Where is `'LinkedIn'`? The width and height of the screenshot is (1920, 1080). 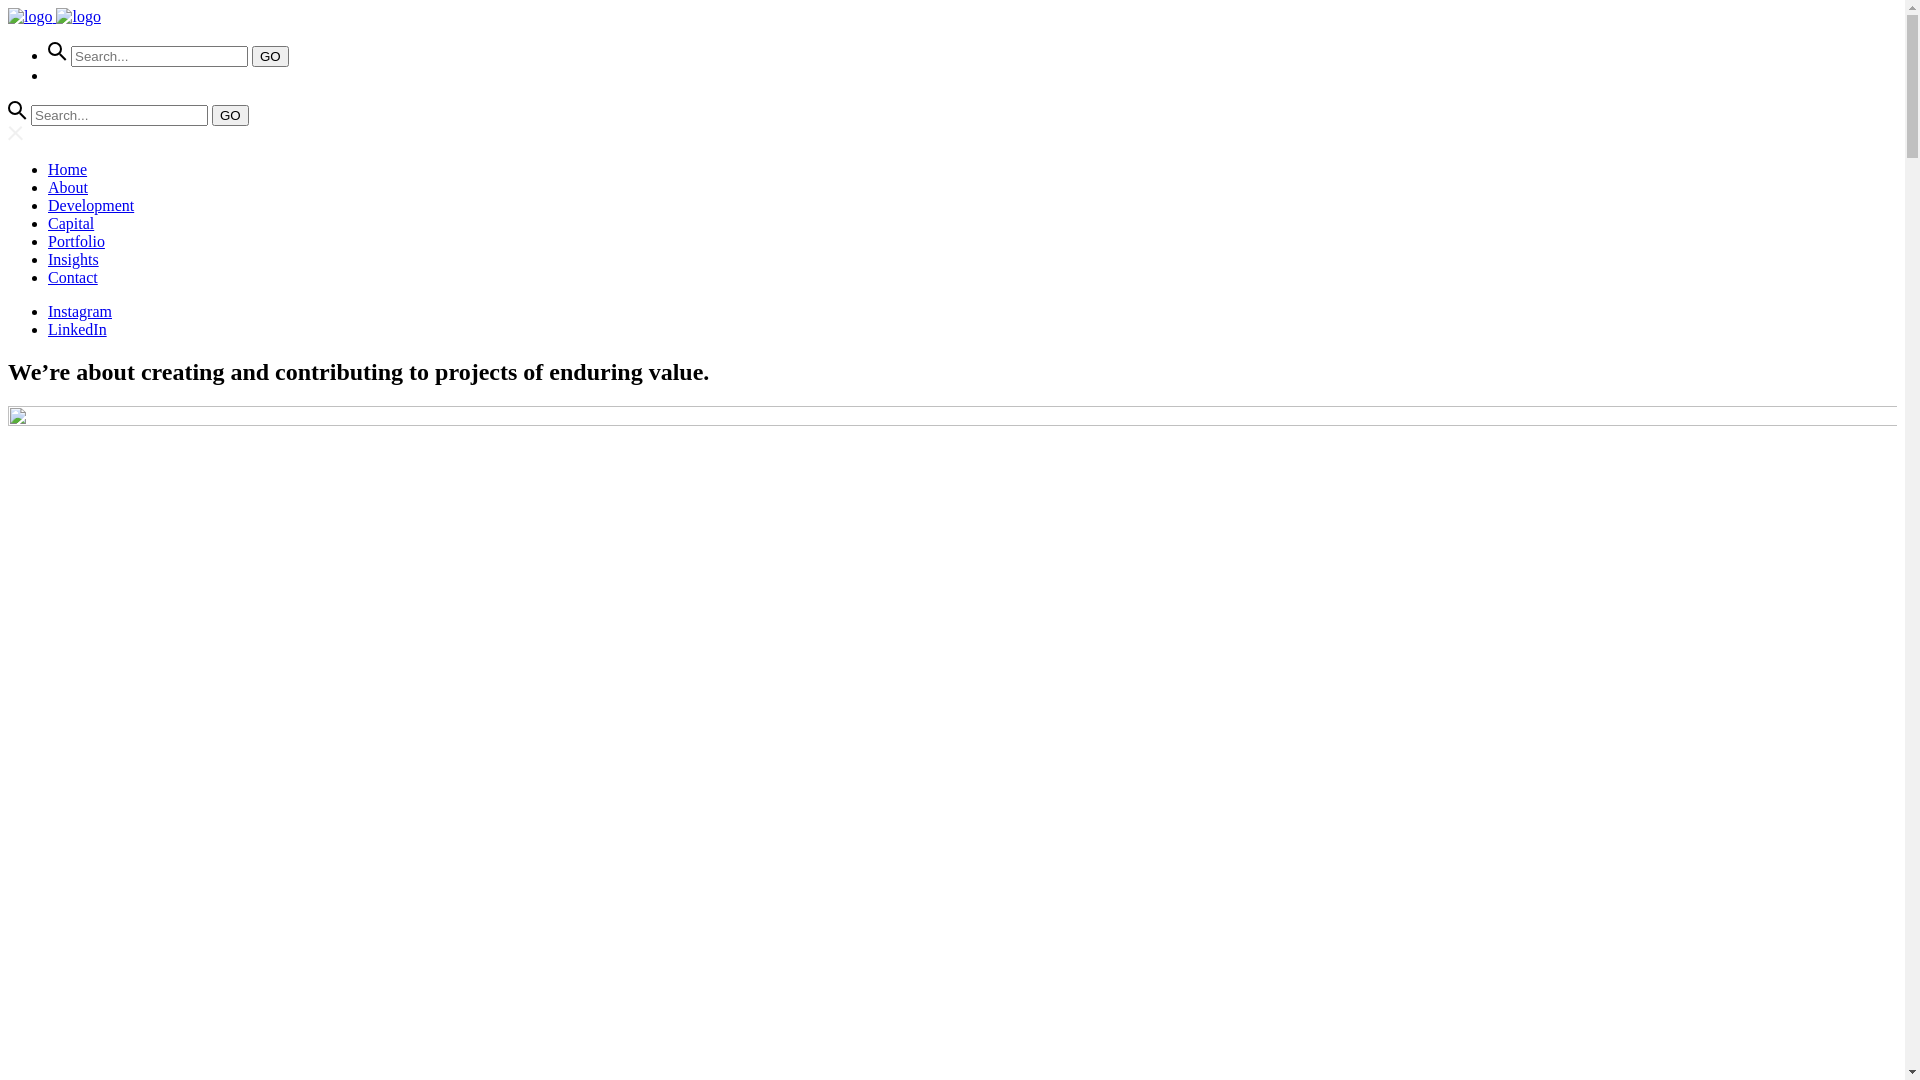 'LinkedIn' is located at coordinates (48, 328).